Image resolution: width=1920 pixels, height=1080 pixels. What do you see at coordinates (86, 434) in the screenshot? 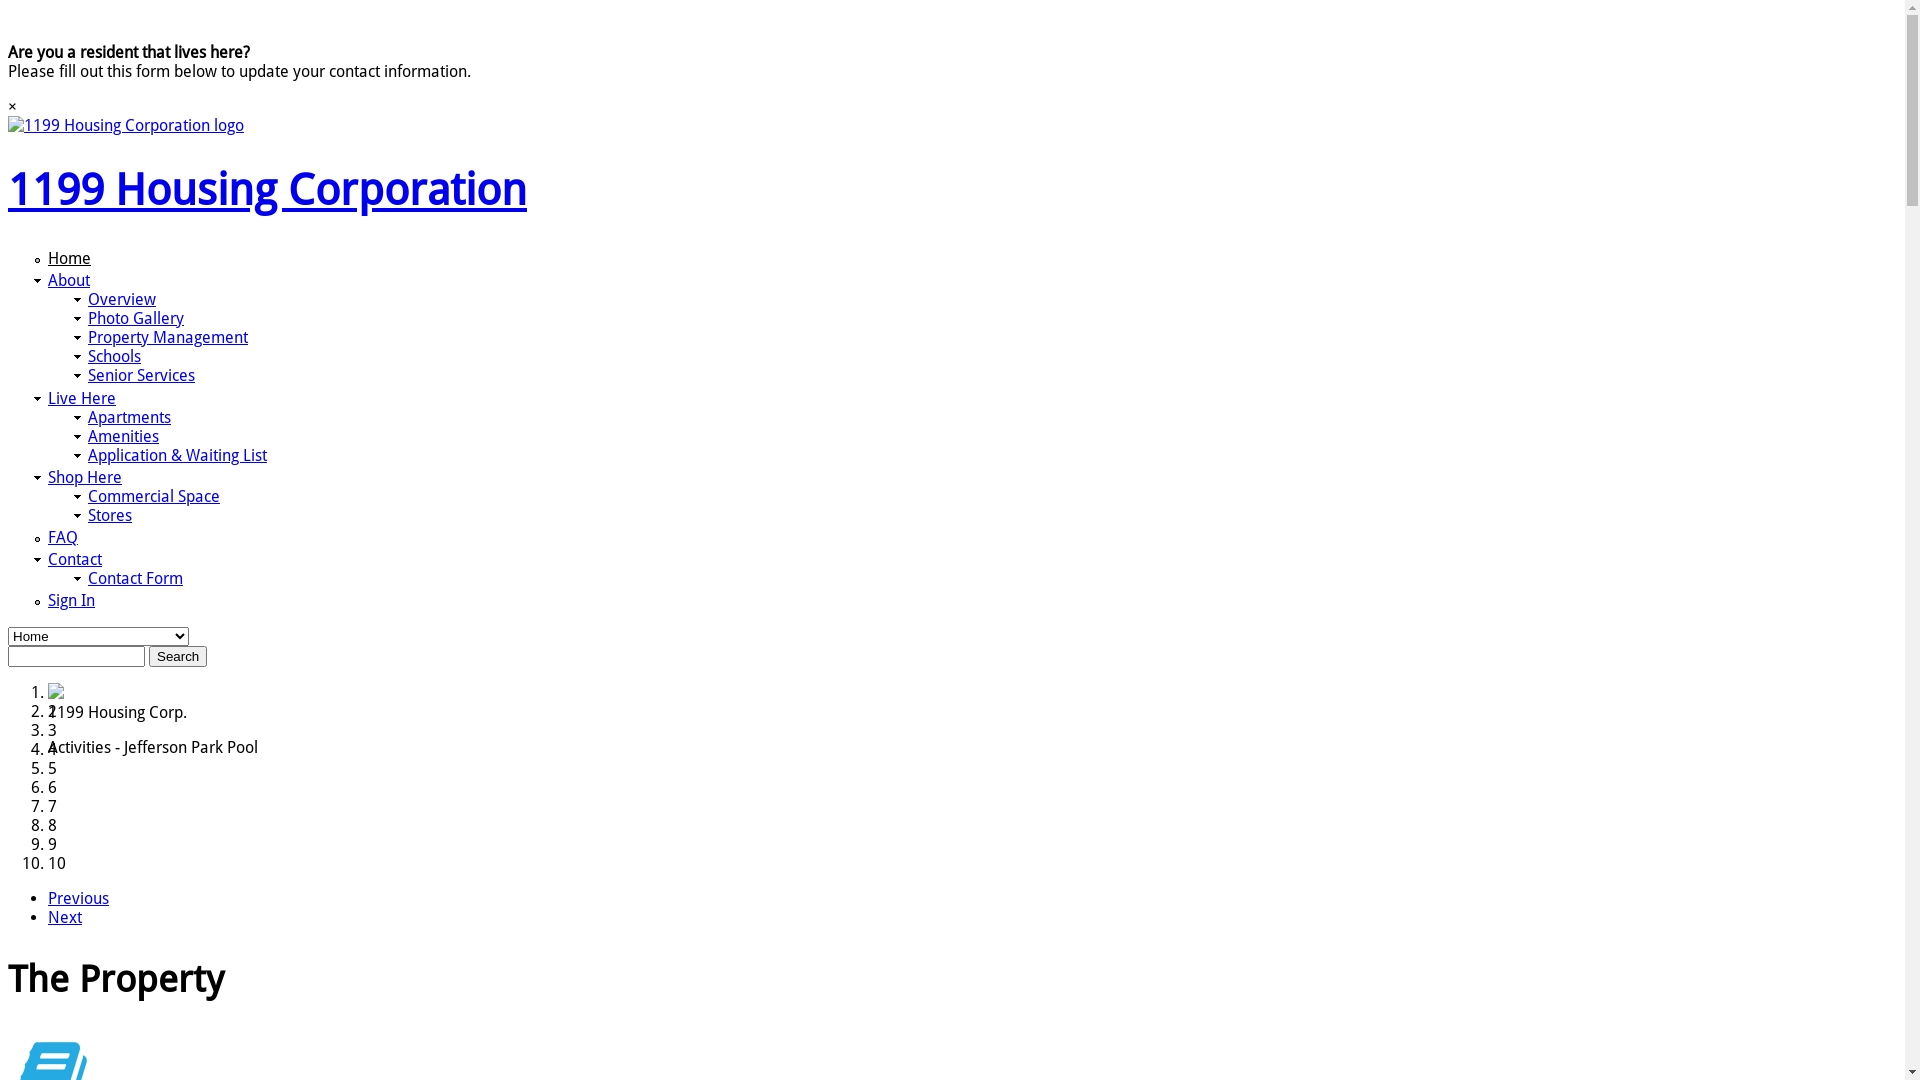
I see `'Amenities'` at bounding box center [86, 434].